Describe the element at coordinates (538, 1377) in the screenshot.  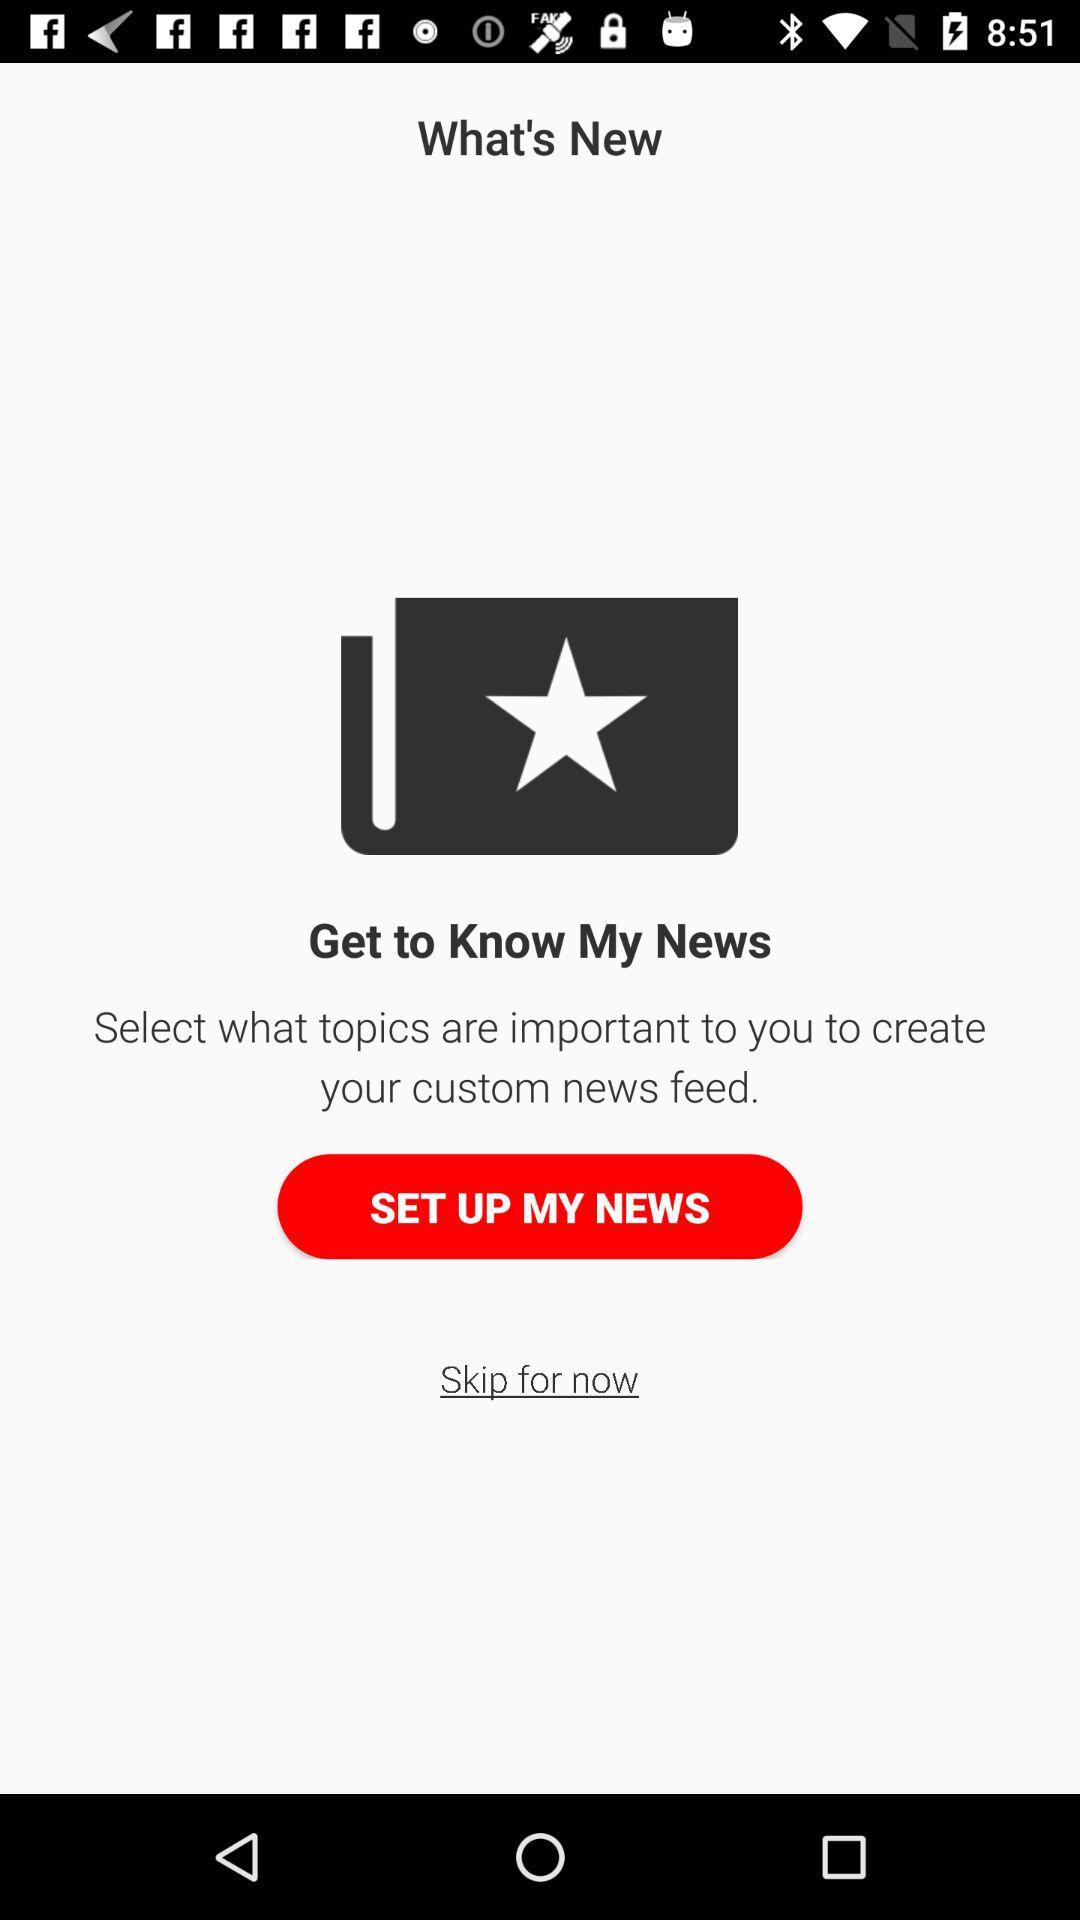
I see `item below the set up my item` at that location.